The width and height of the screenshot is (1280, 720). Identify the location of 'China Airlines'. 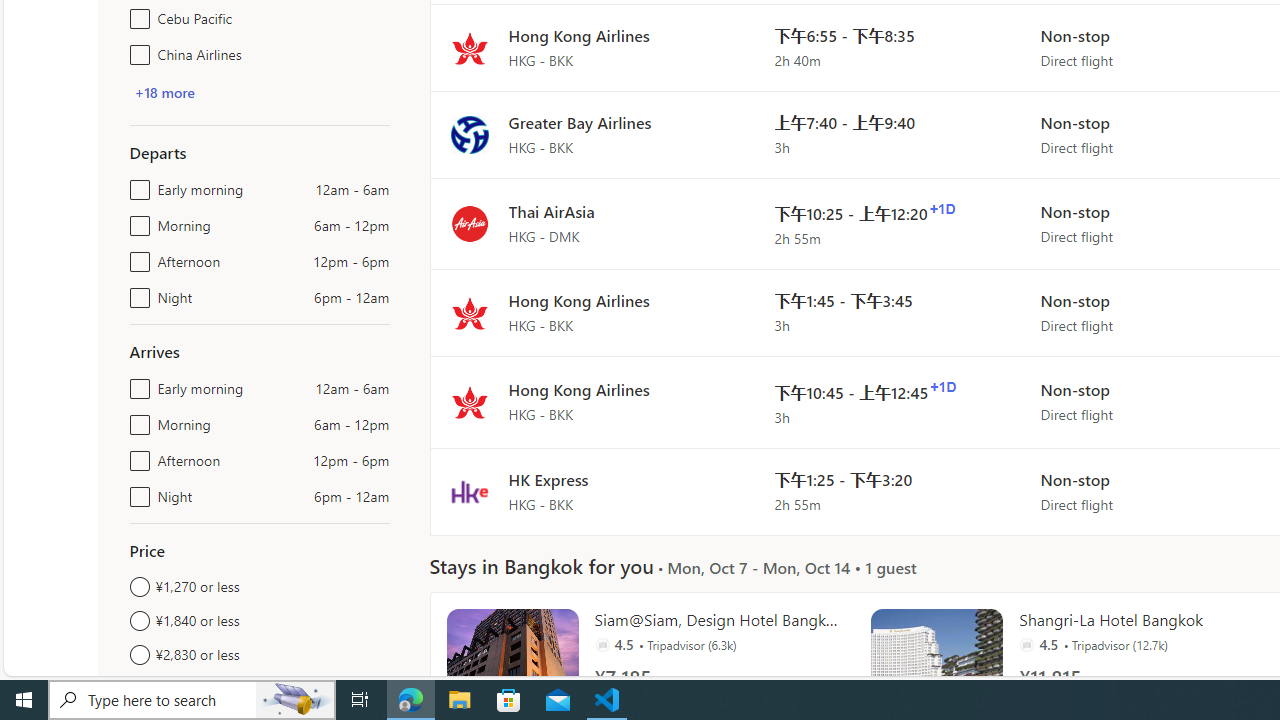
(135, 50).